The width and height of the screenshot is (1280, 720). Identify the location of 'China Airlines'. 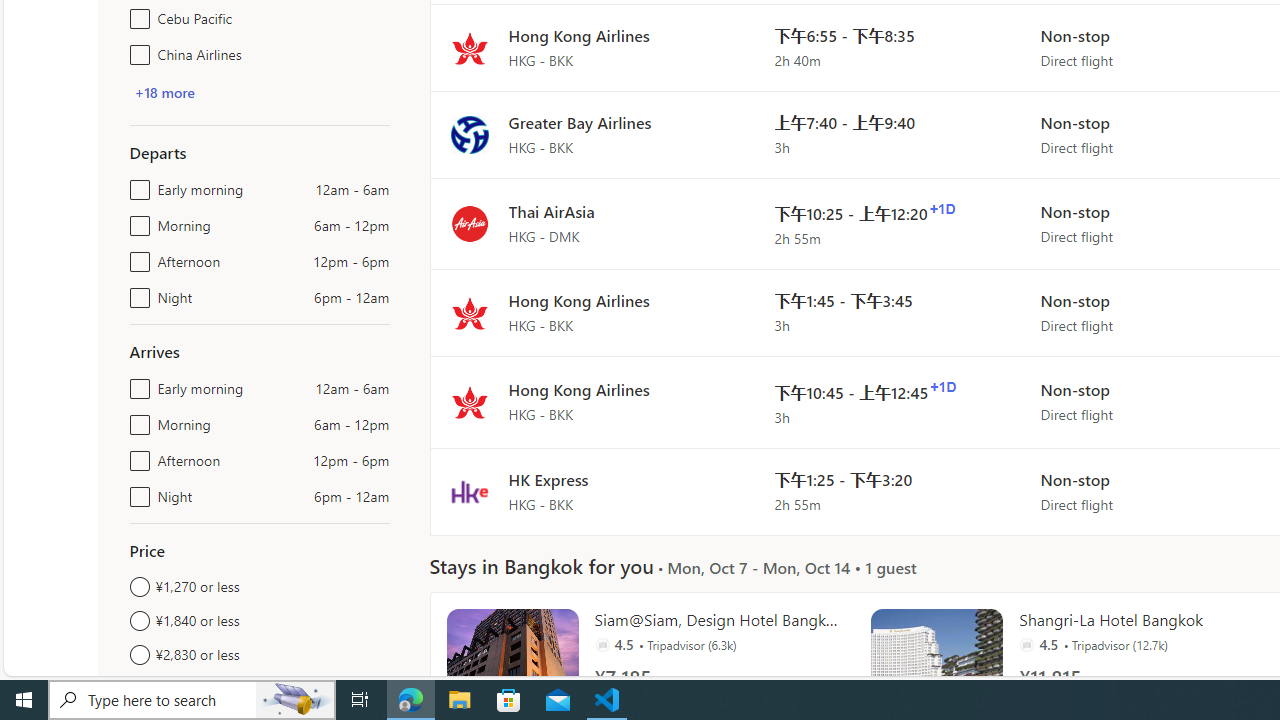
(135, 50).